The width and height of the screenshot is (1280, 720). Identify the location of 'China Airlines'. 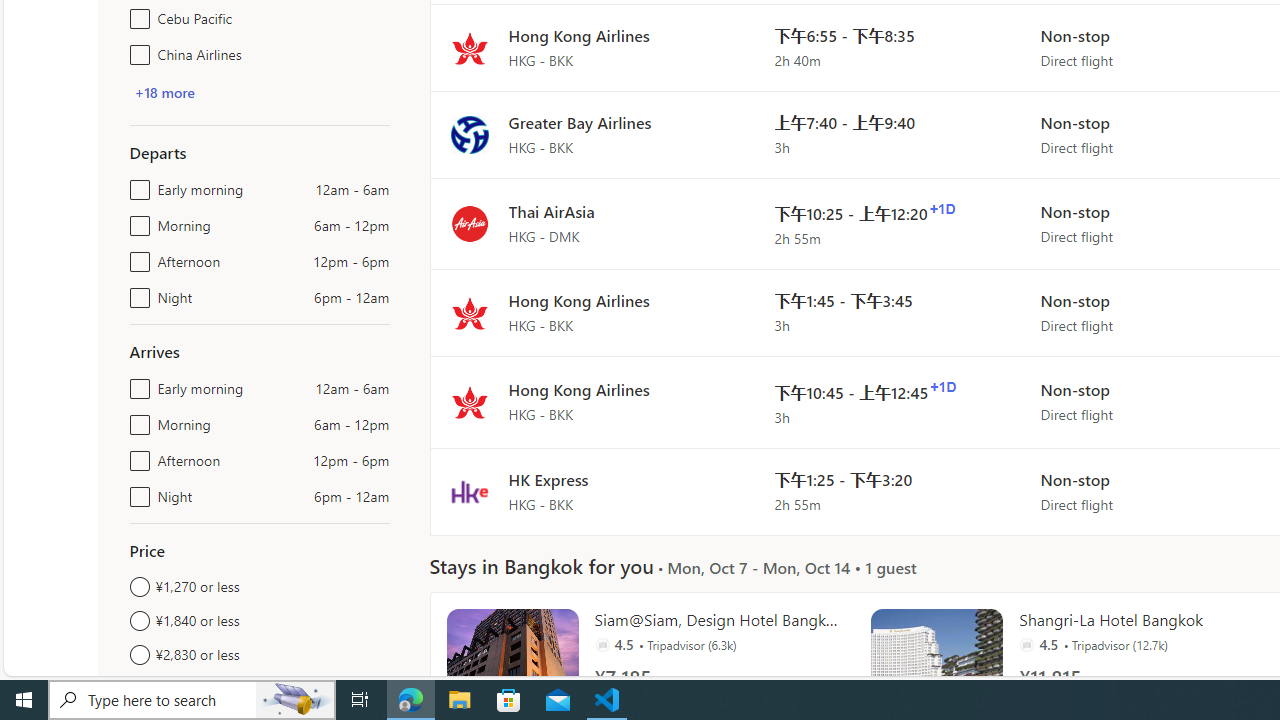
(135, 50).